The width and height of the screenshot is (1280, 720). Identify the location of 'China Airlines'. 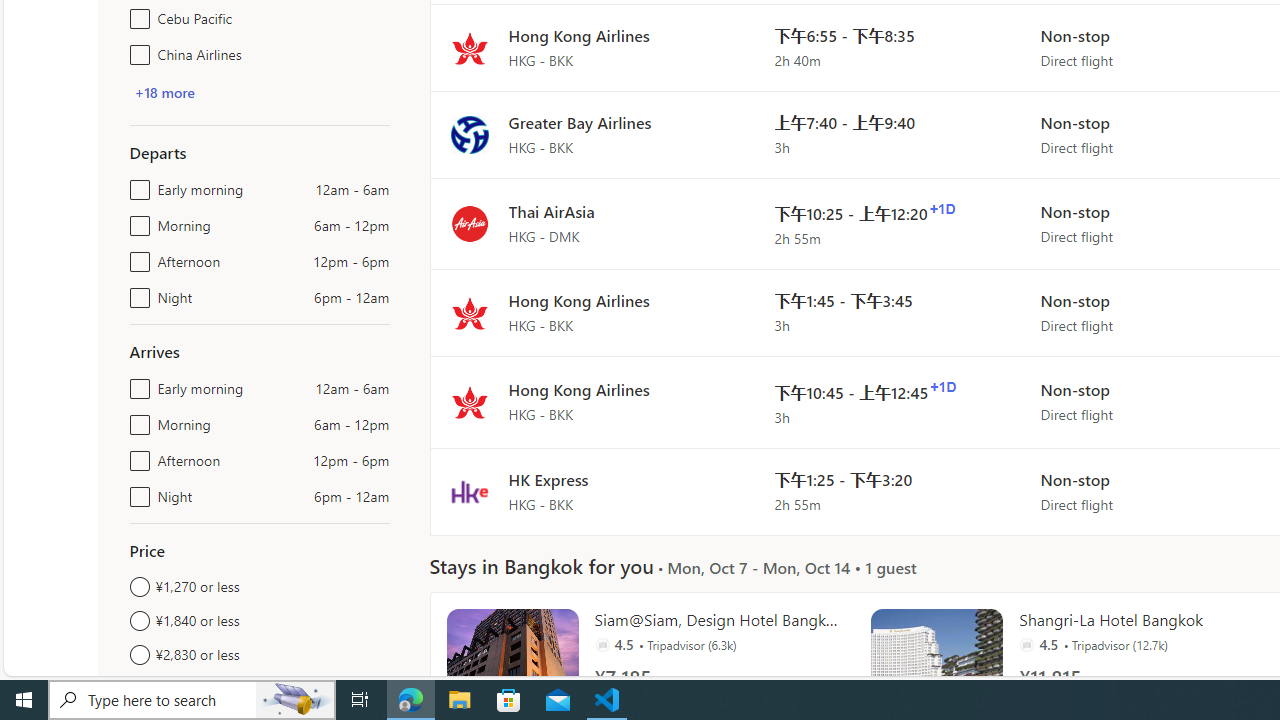
(135, 50).